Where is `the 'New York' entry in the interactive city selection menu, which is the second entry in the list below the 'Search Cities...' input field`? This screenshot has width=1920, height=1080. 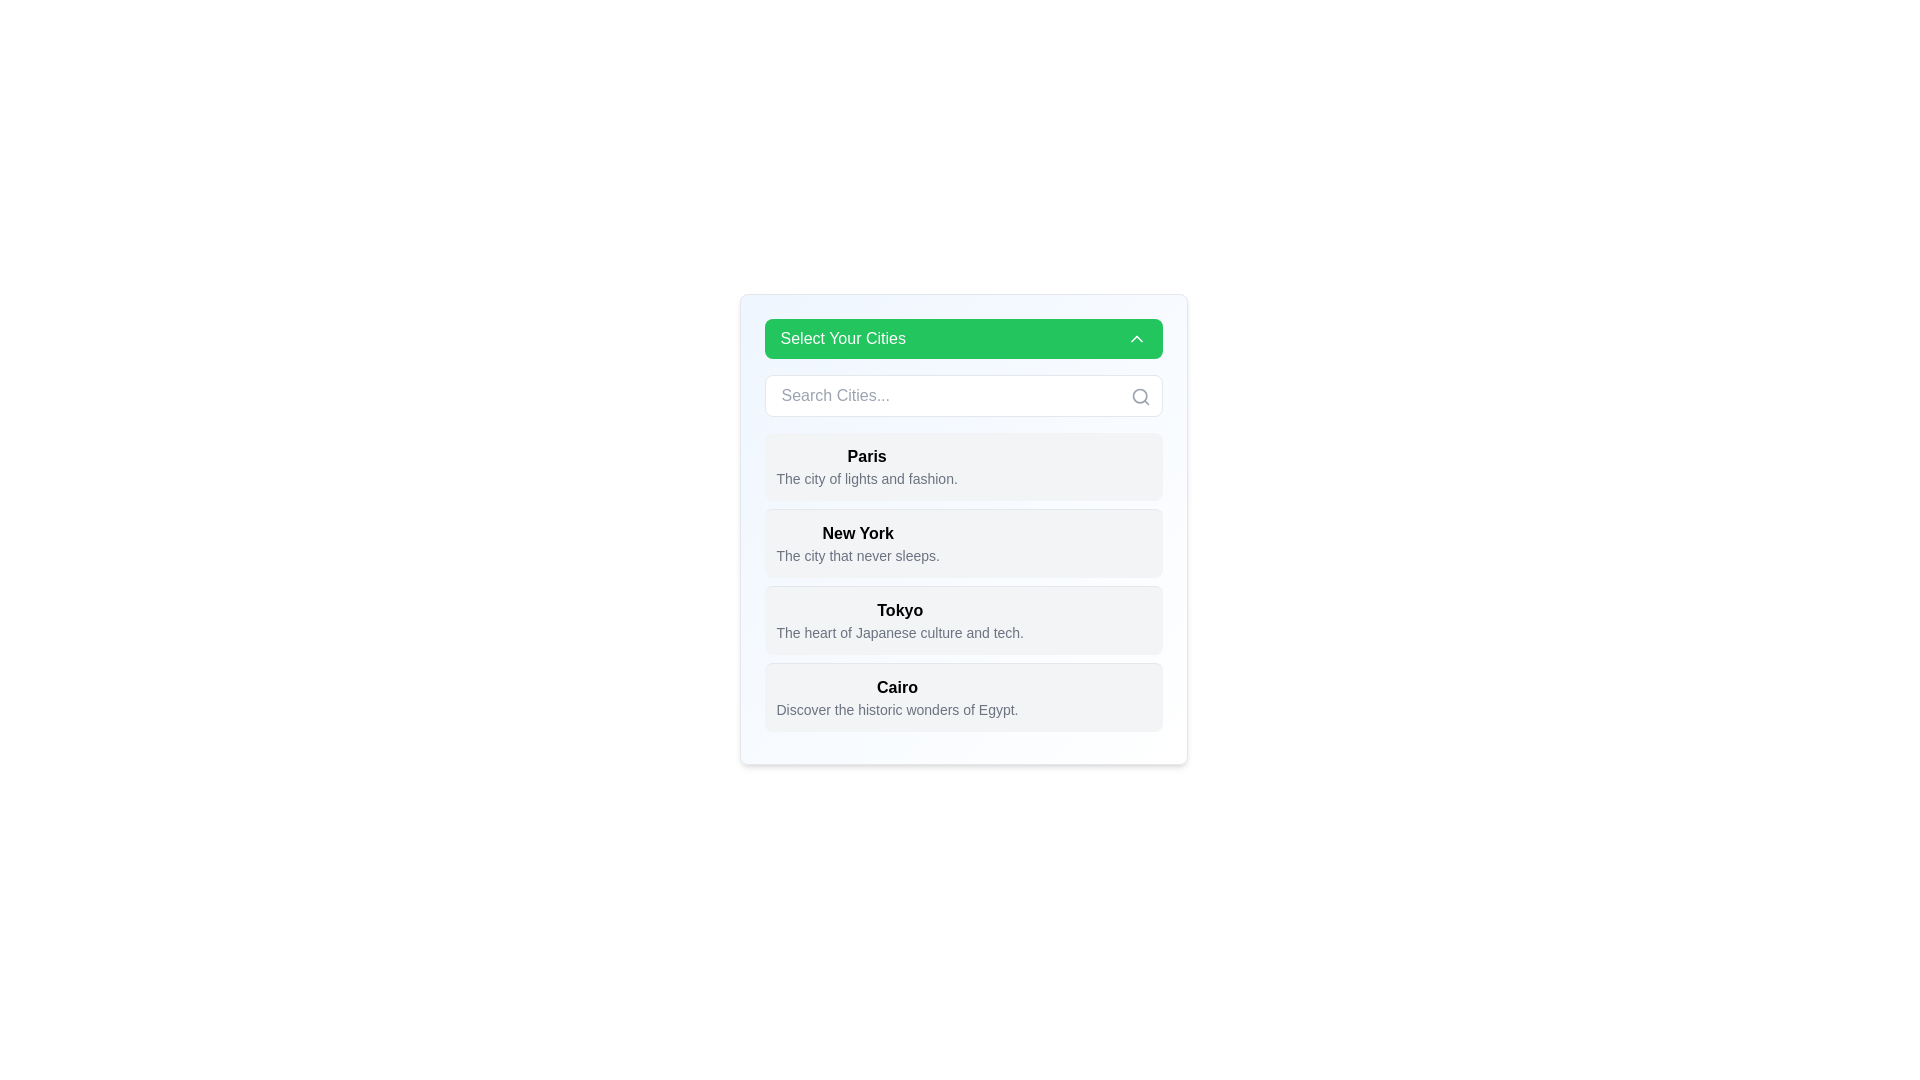 the 'New York' entry in the interactive city selection menu, which is the second entry in the list below the 'Search Cities...' input field is located at coordinates (963, 582).